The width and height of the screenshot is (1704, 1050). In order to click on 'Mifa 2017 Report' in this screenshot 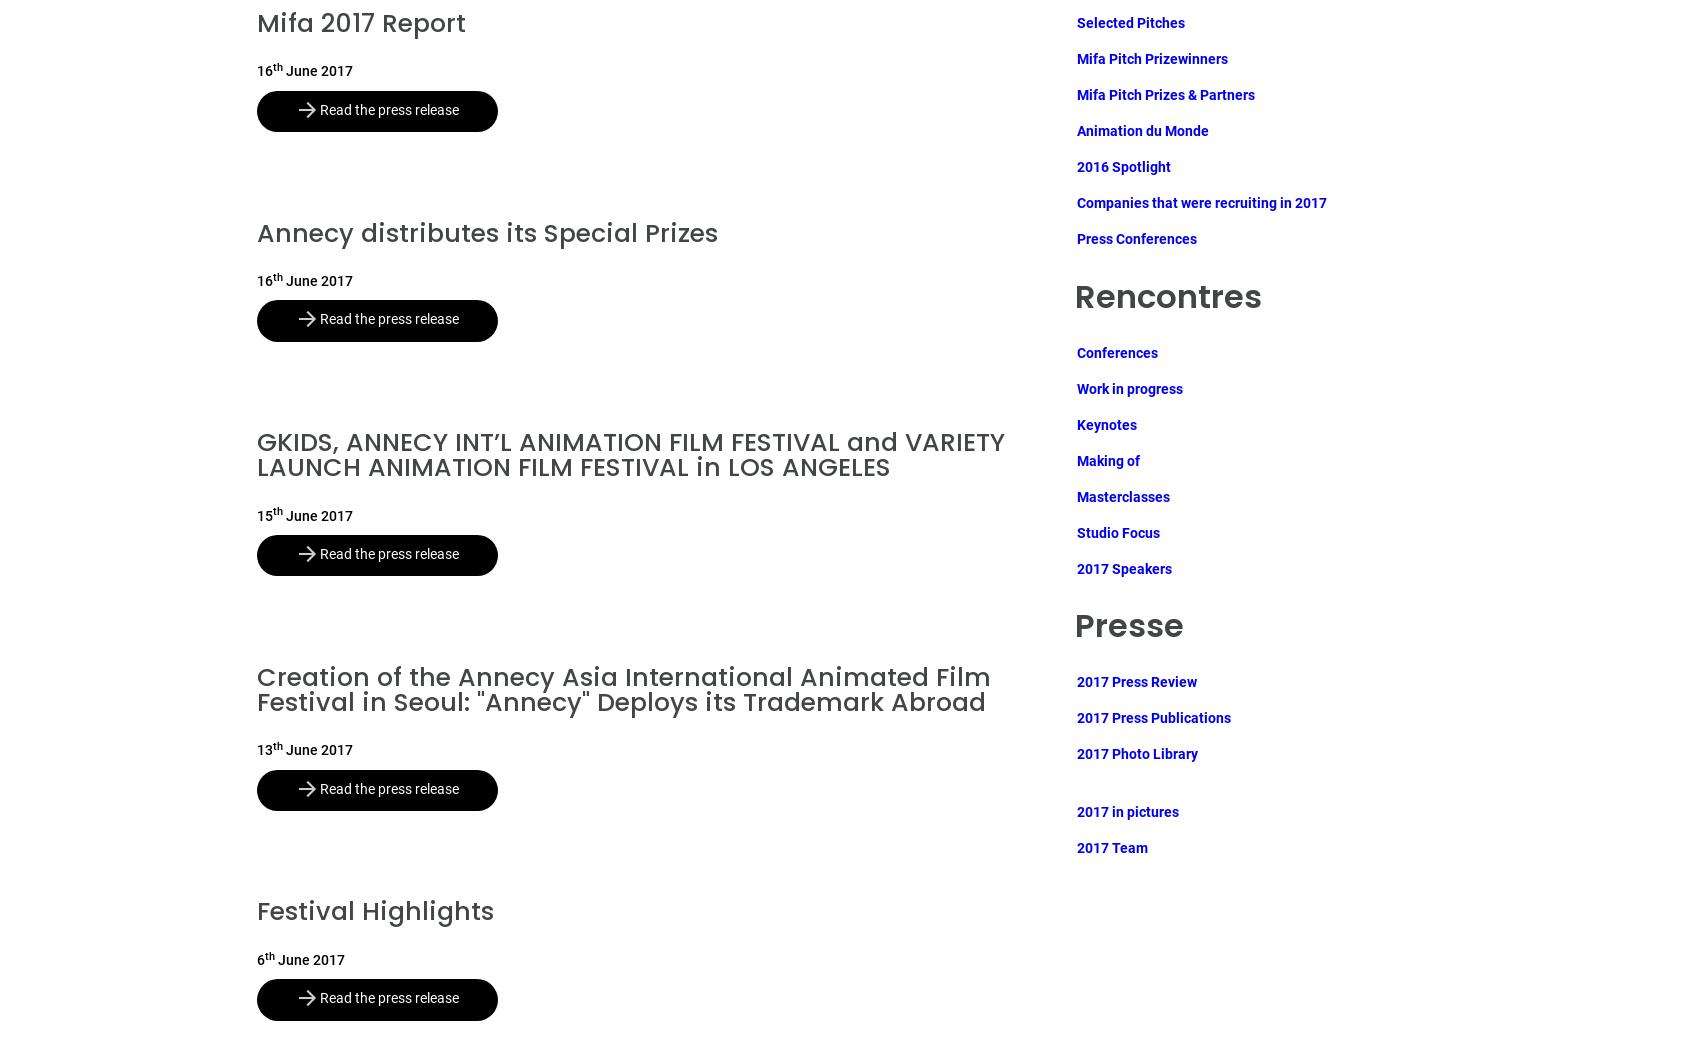, I will do `click(360, 22)`.